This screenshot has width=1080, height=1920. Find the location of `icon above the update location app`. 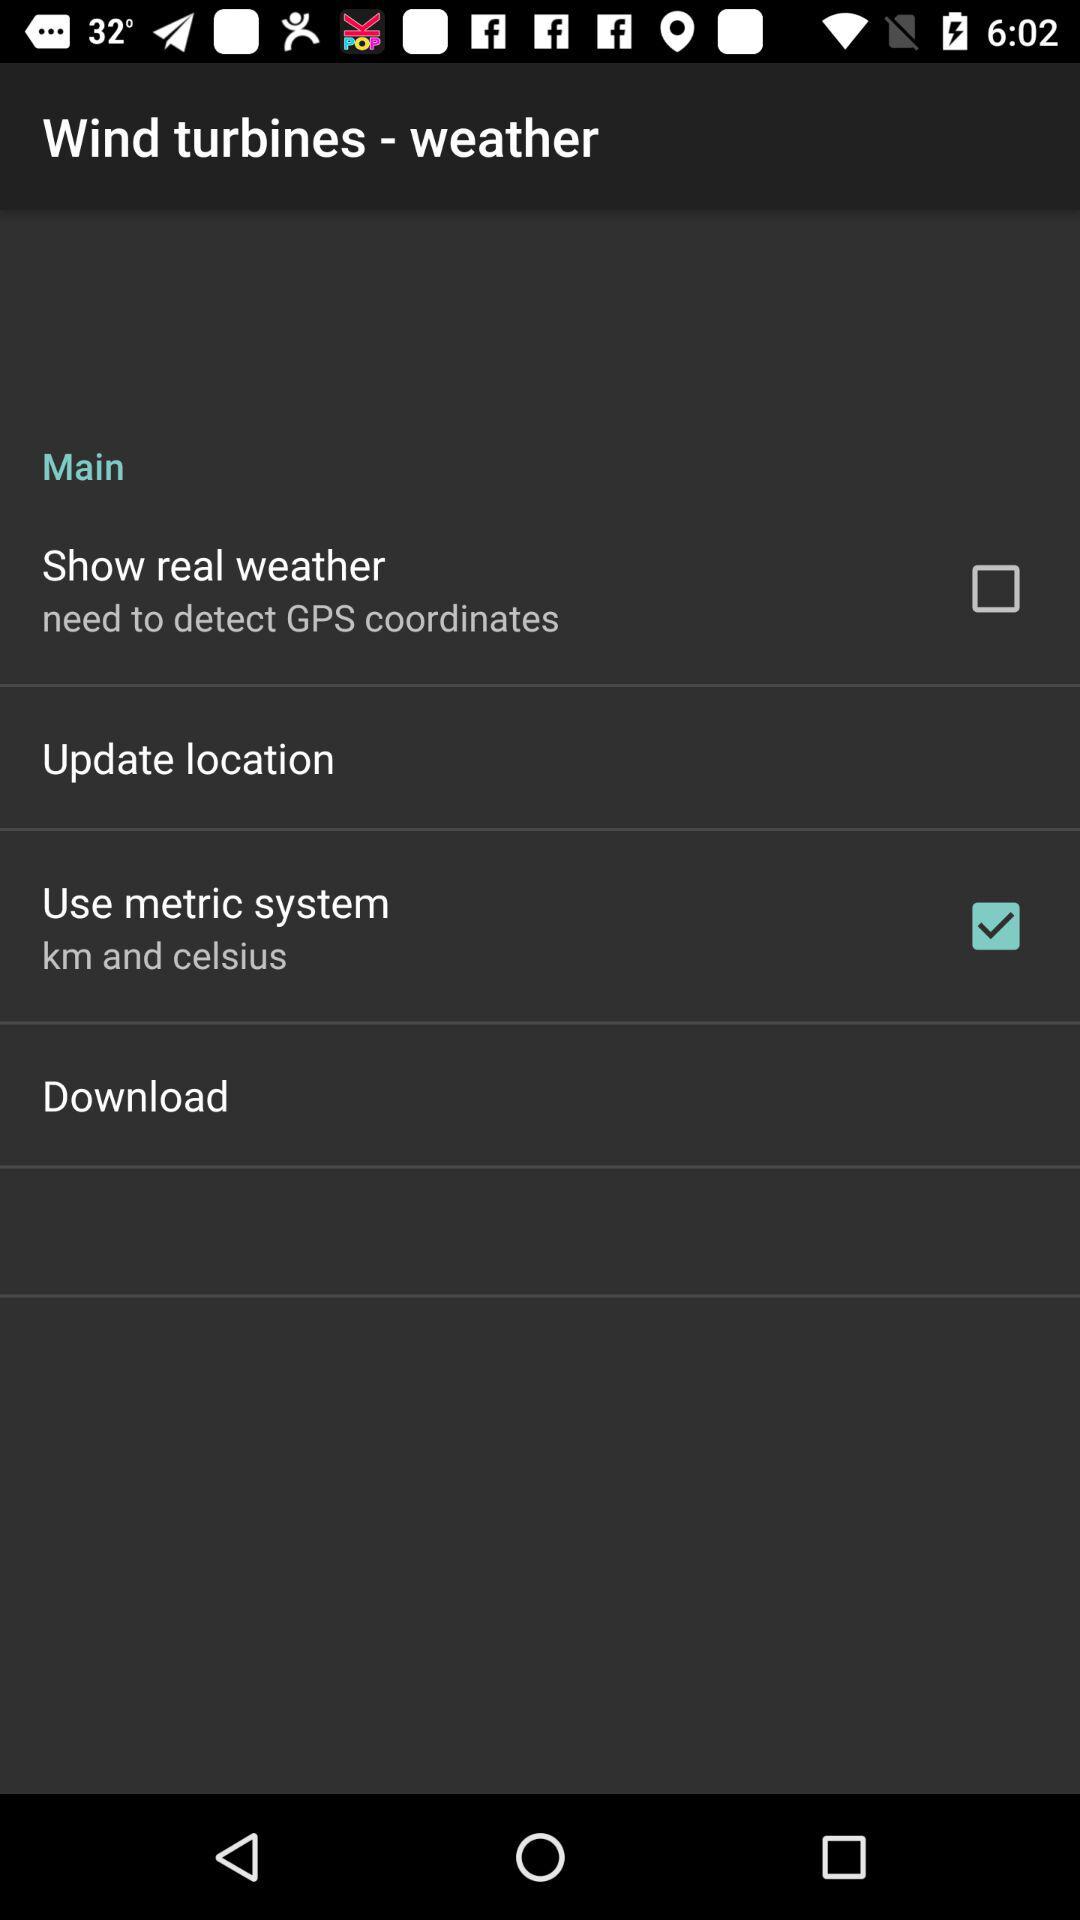

icon above the update location app is located at coordinates (300, 616).